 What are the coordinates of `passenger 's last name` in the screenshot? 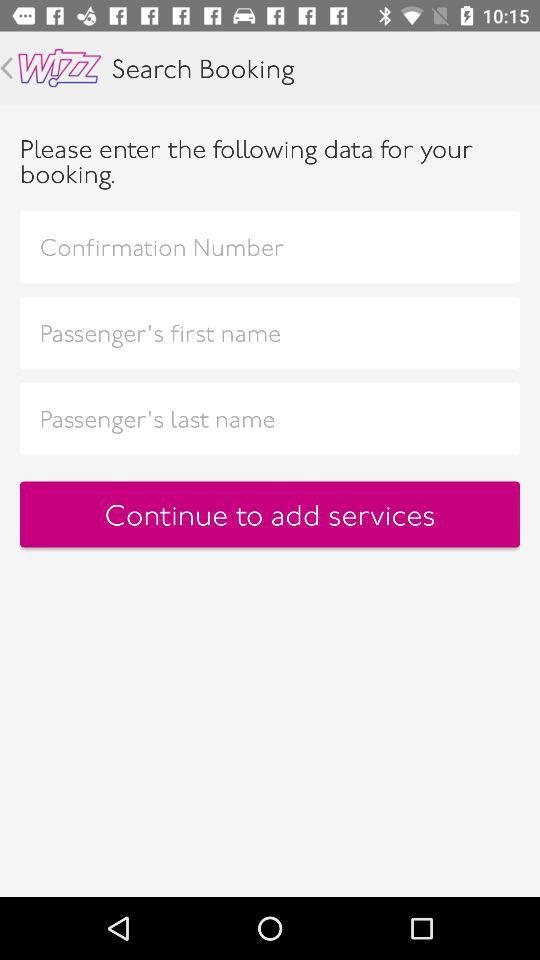 It's located at (270, 417).